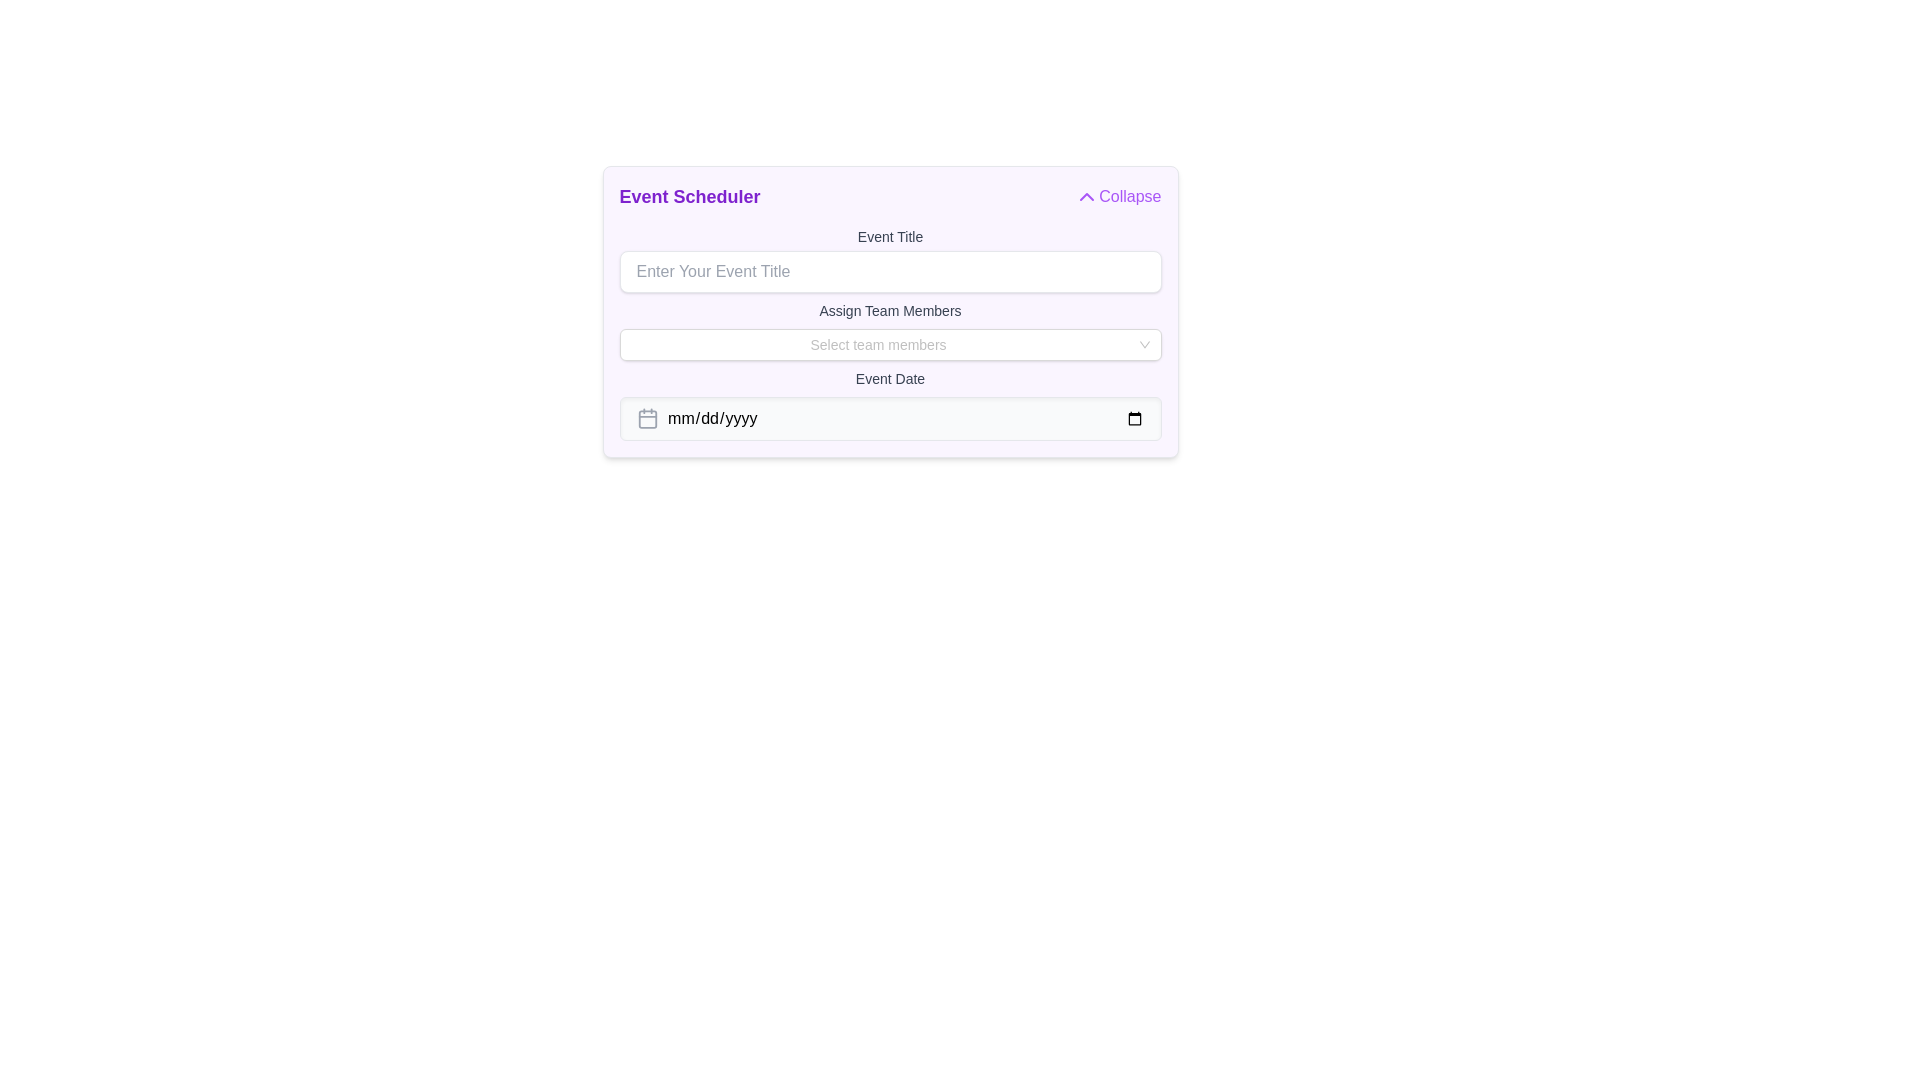 The image size is (1920, 1080). I want to click on the calendar icon located within the 'Event Date' section, so click(647, 418).